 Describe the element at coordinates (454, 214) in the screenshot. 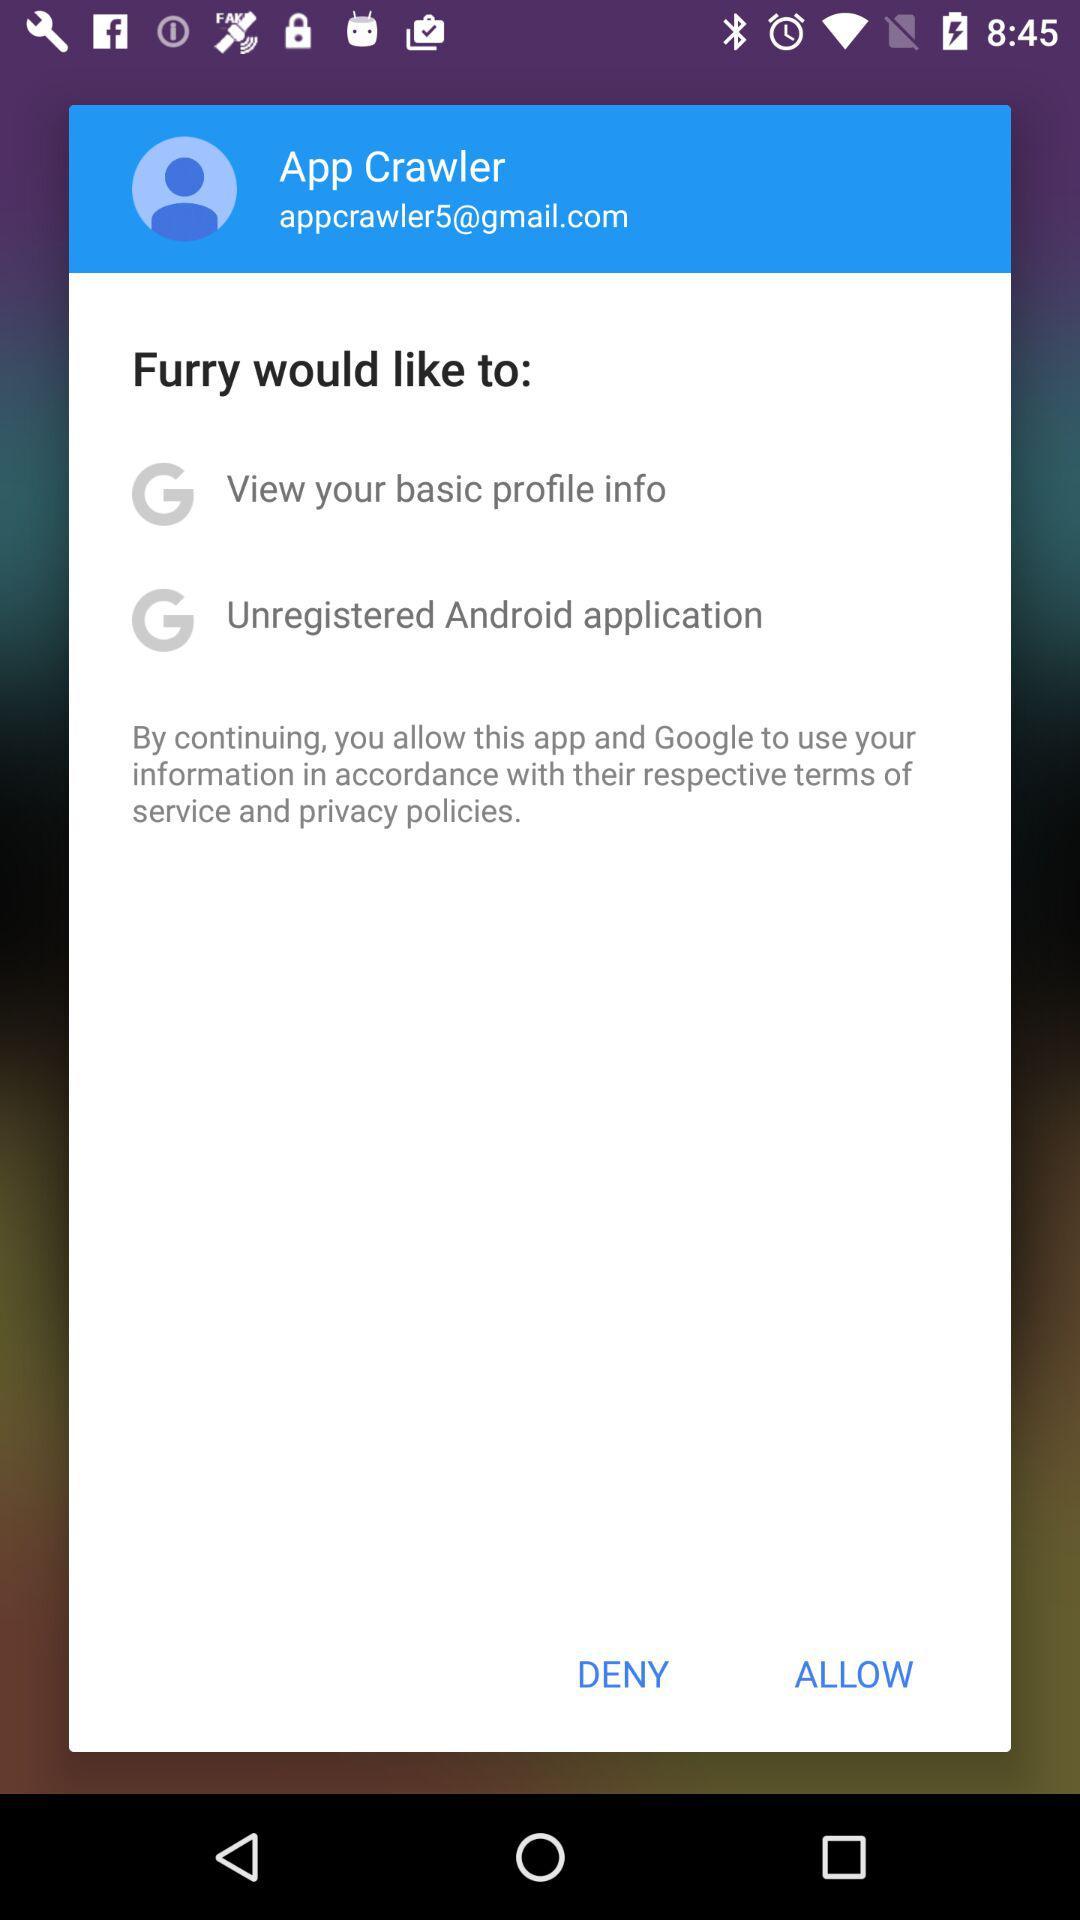

I see `the icon below app crawler` at that location.